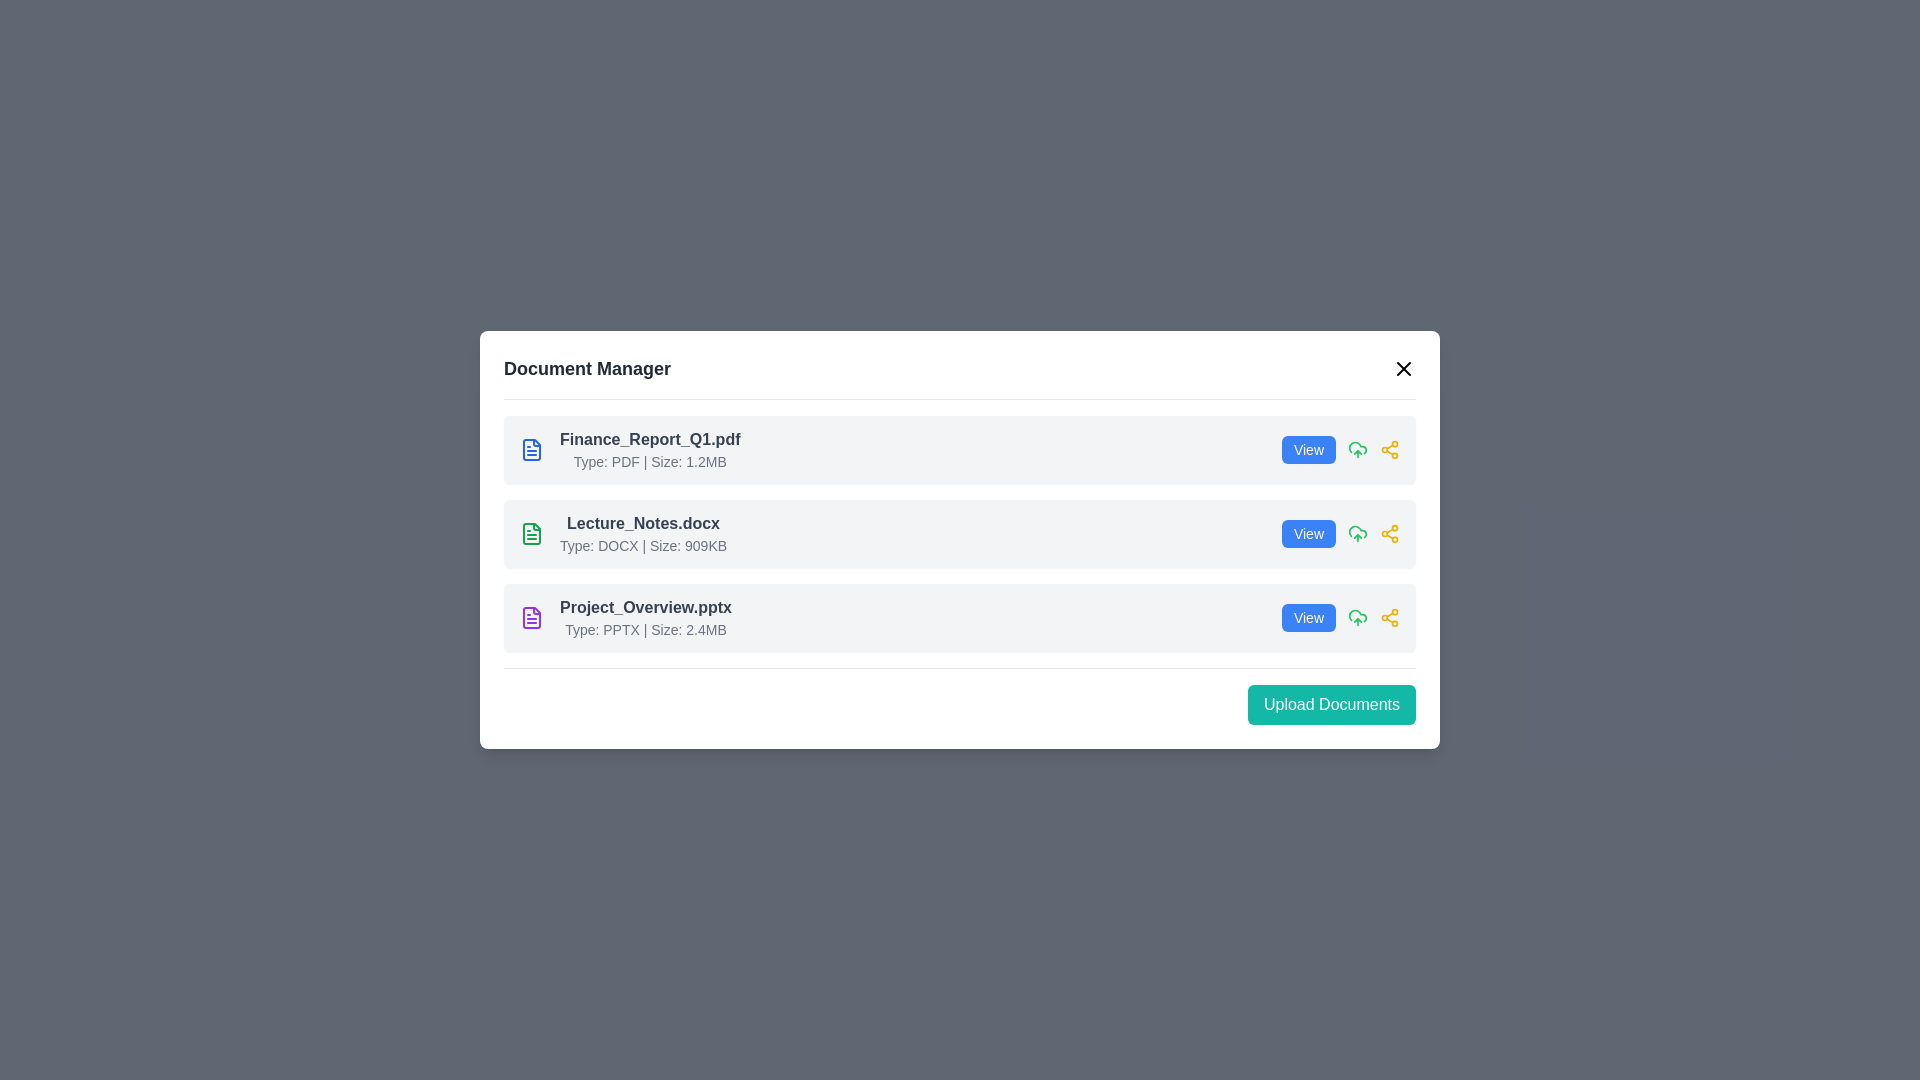 The height and width of the screenshot is (1080, 1920). Describe the element at coordinates (532, 450) in the screenshot. I see `the document icon representing 'Finance_Report_Q1.pdf'` at that location.